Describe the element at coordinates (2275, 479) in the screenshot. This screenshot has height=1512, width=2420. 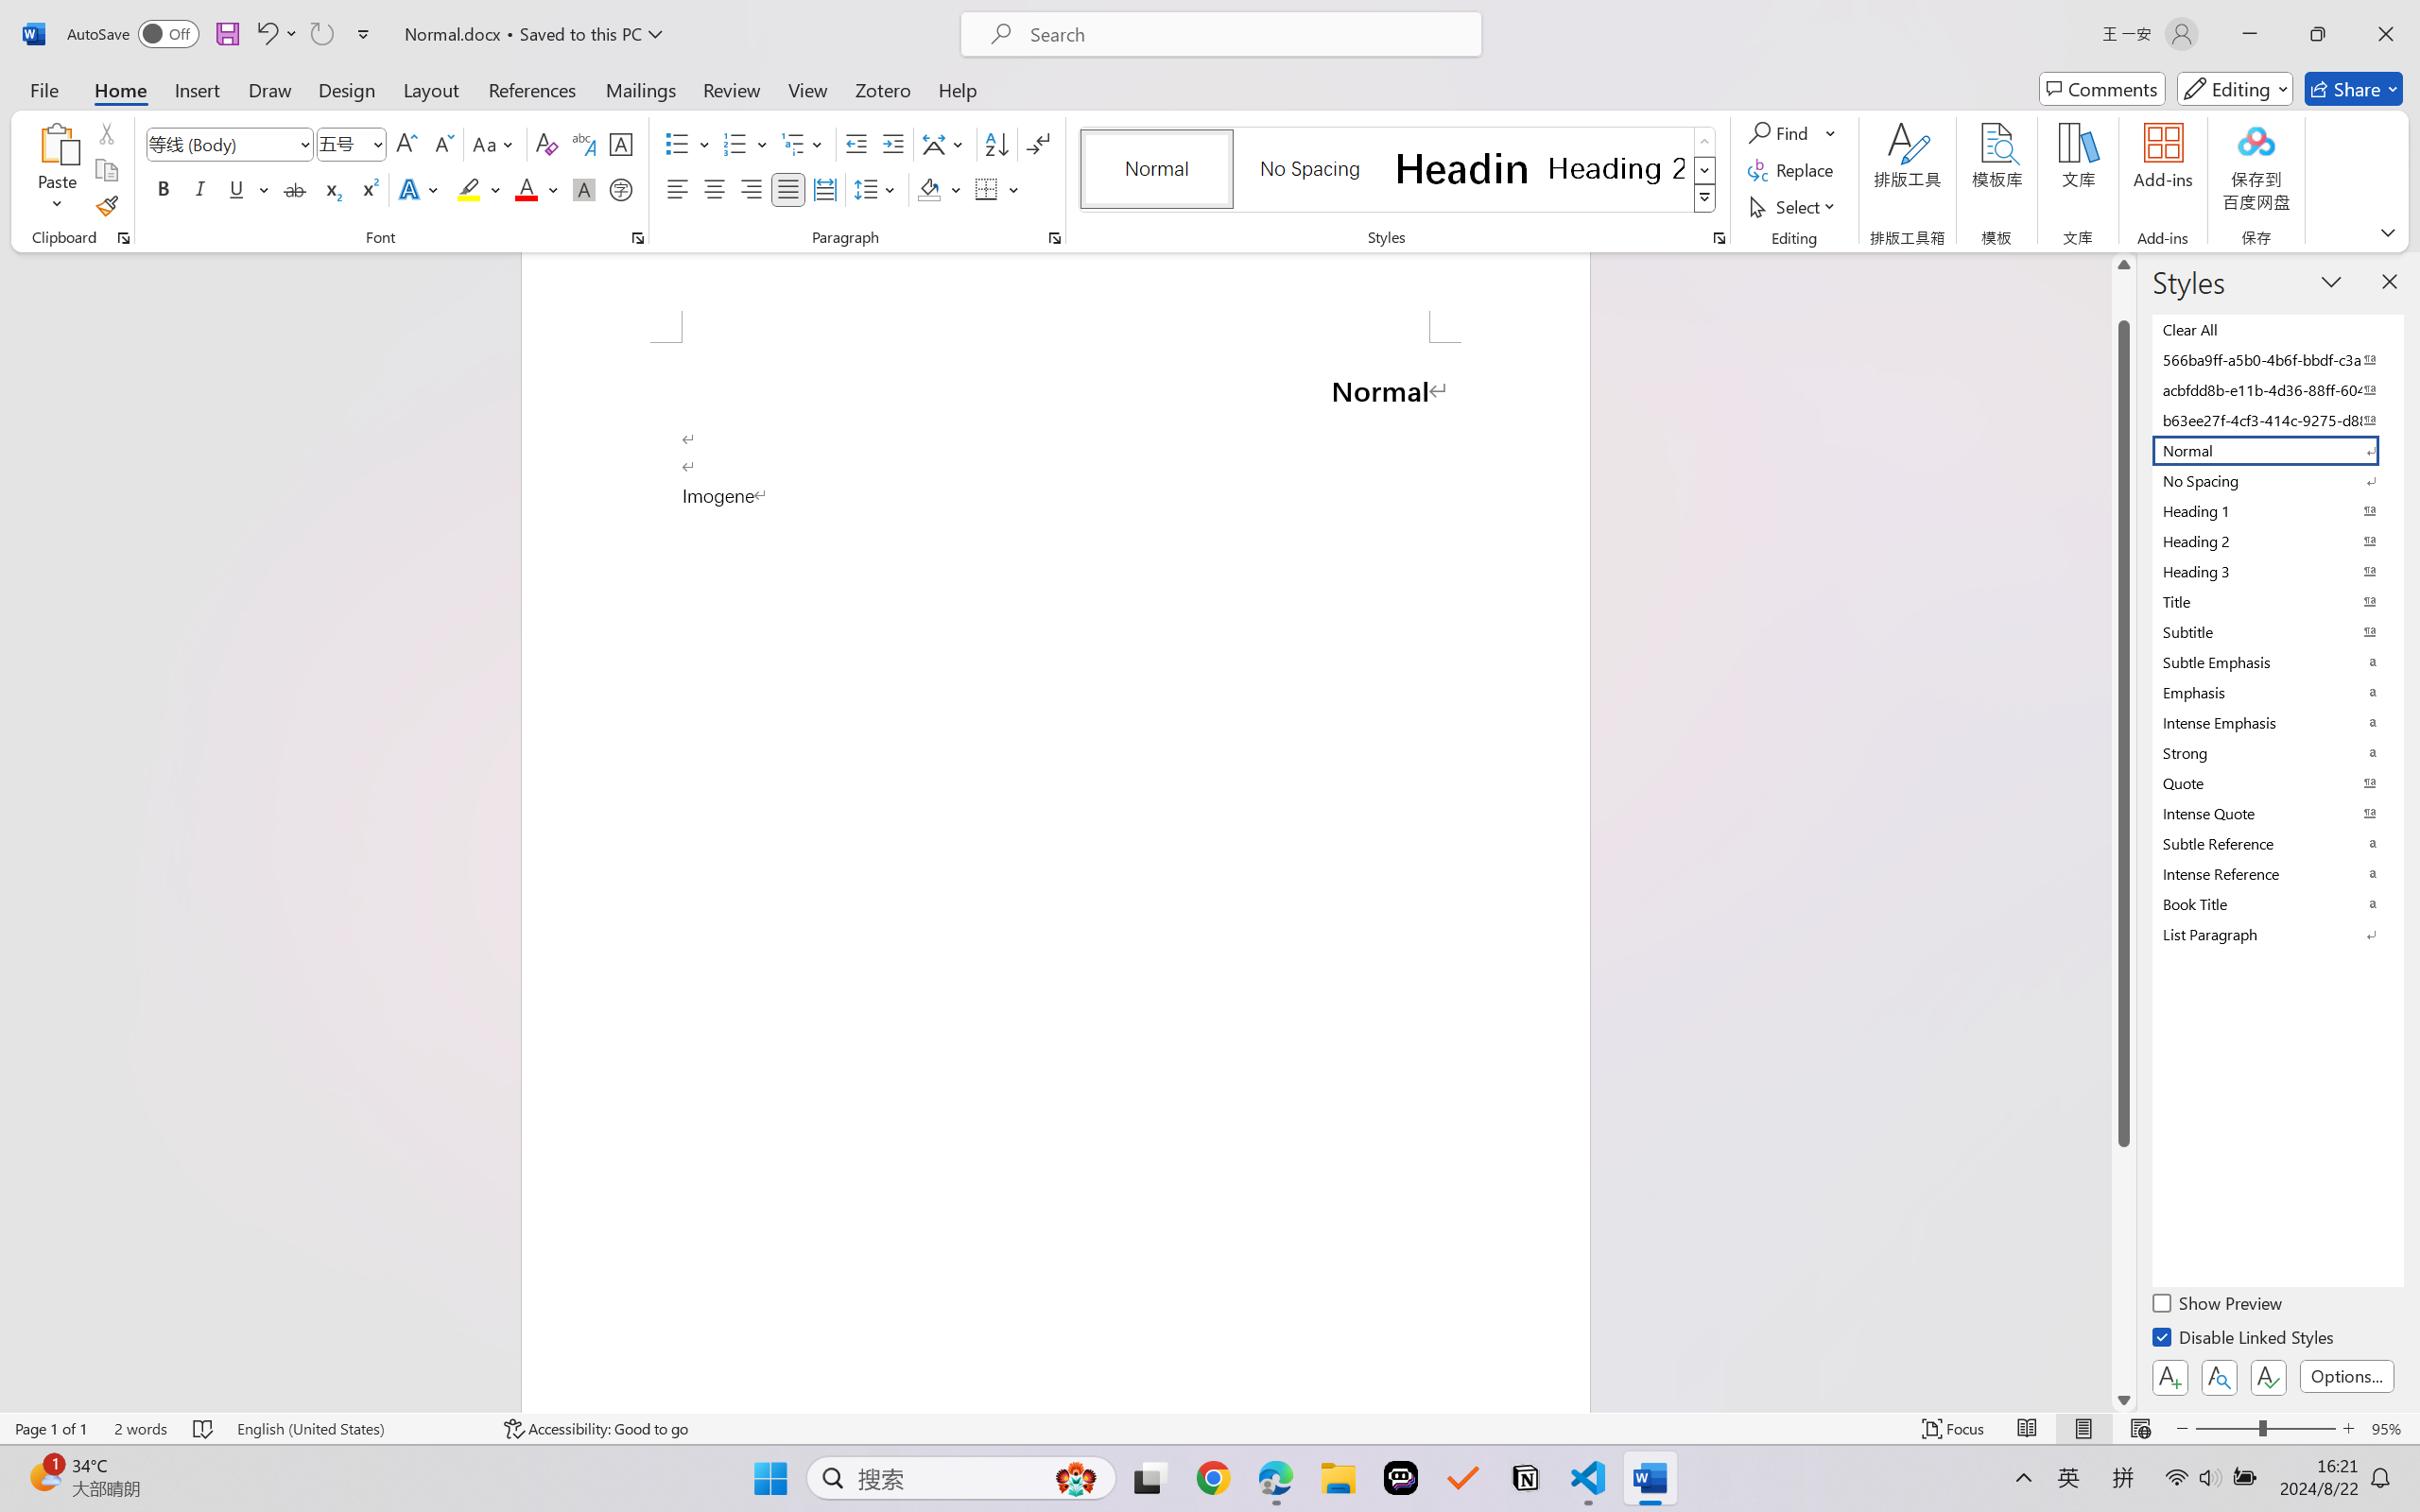
I see `'No Spacing'` at that location.